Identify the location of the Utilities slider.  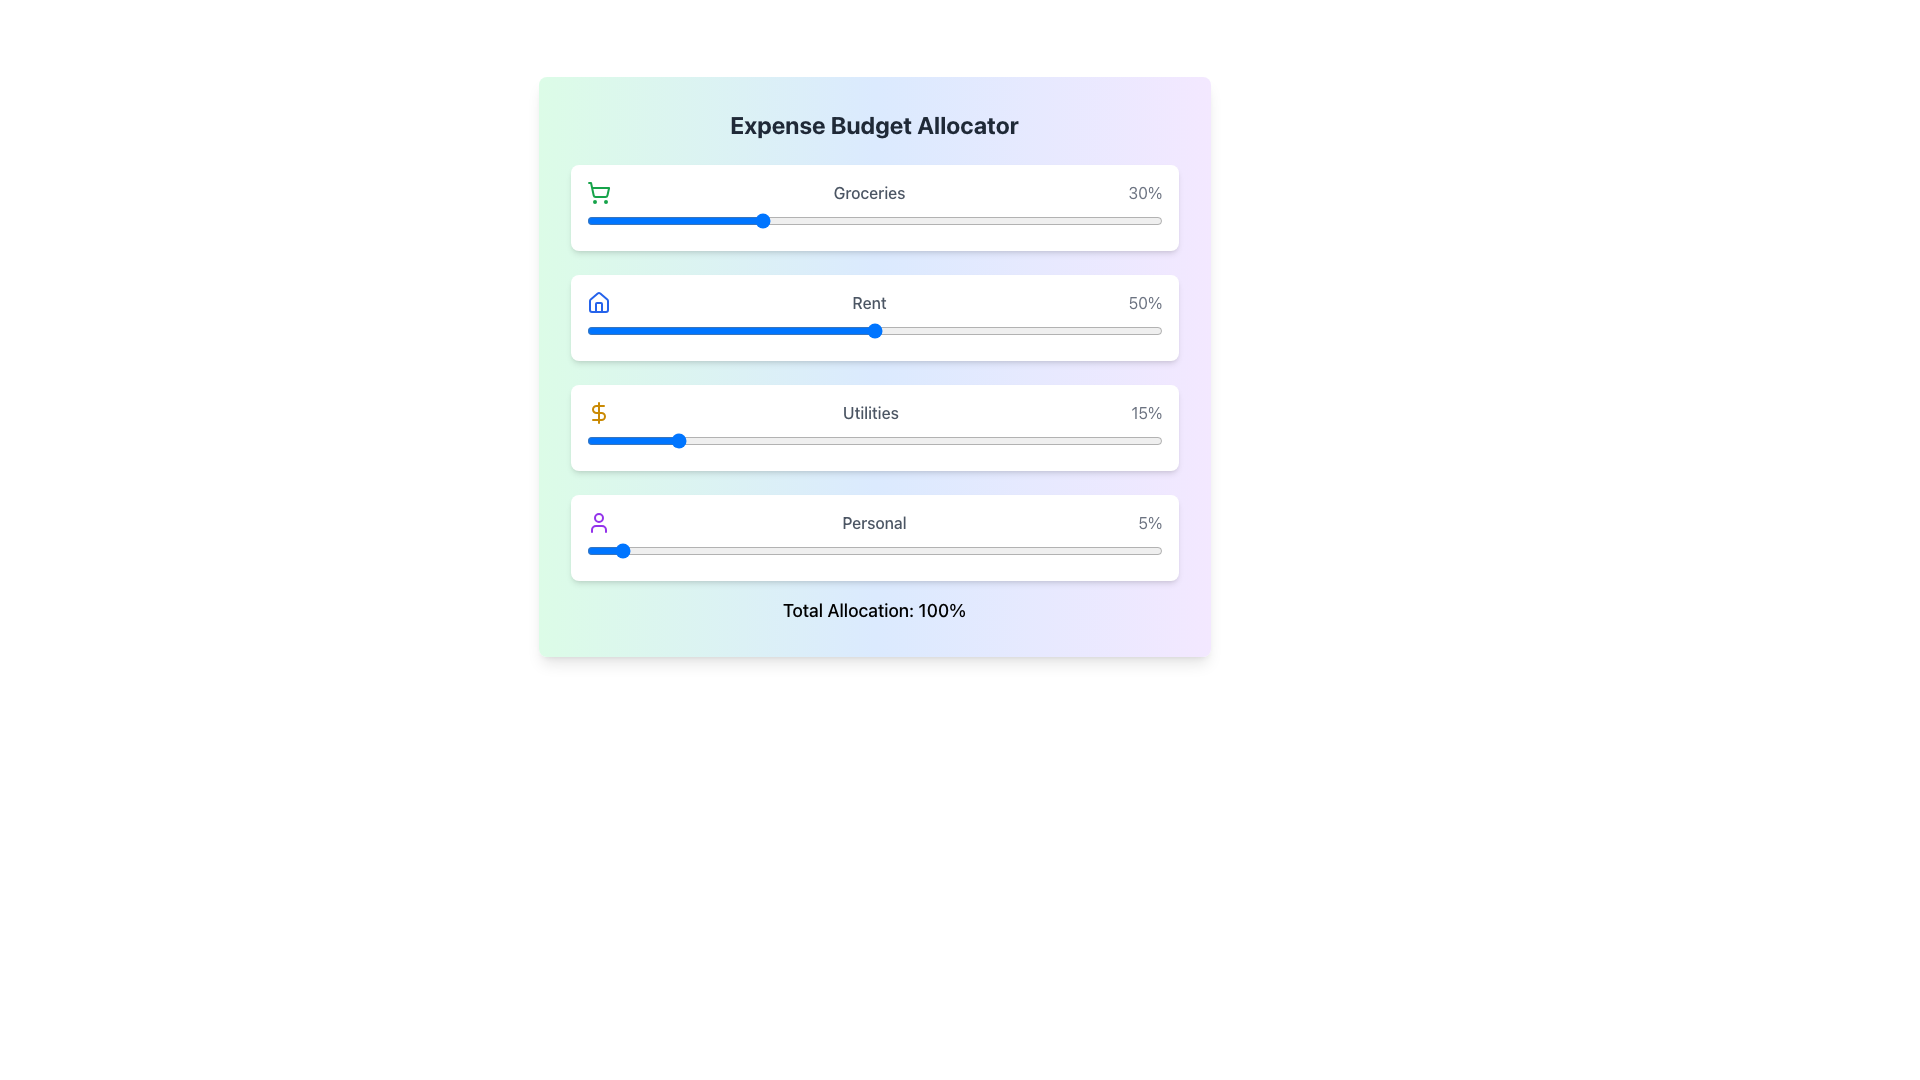
(719, 439).